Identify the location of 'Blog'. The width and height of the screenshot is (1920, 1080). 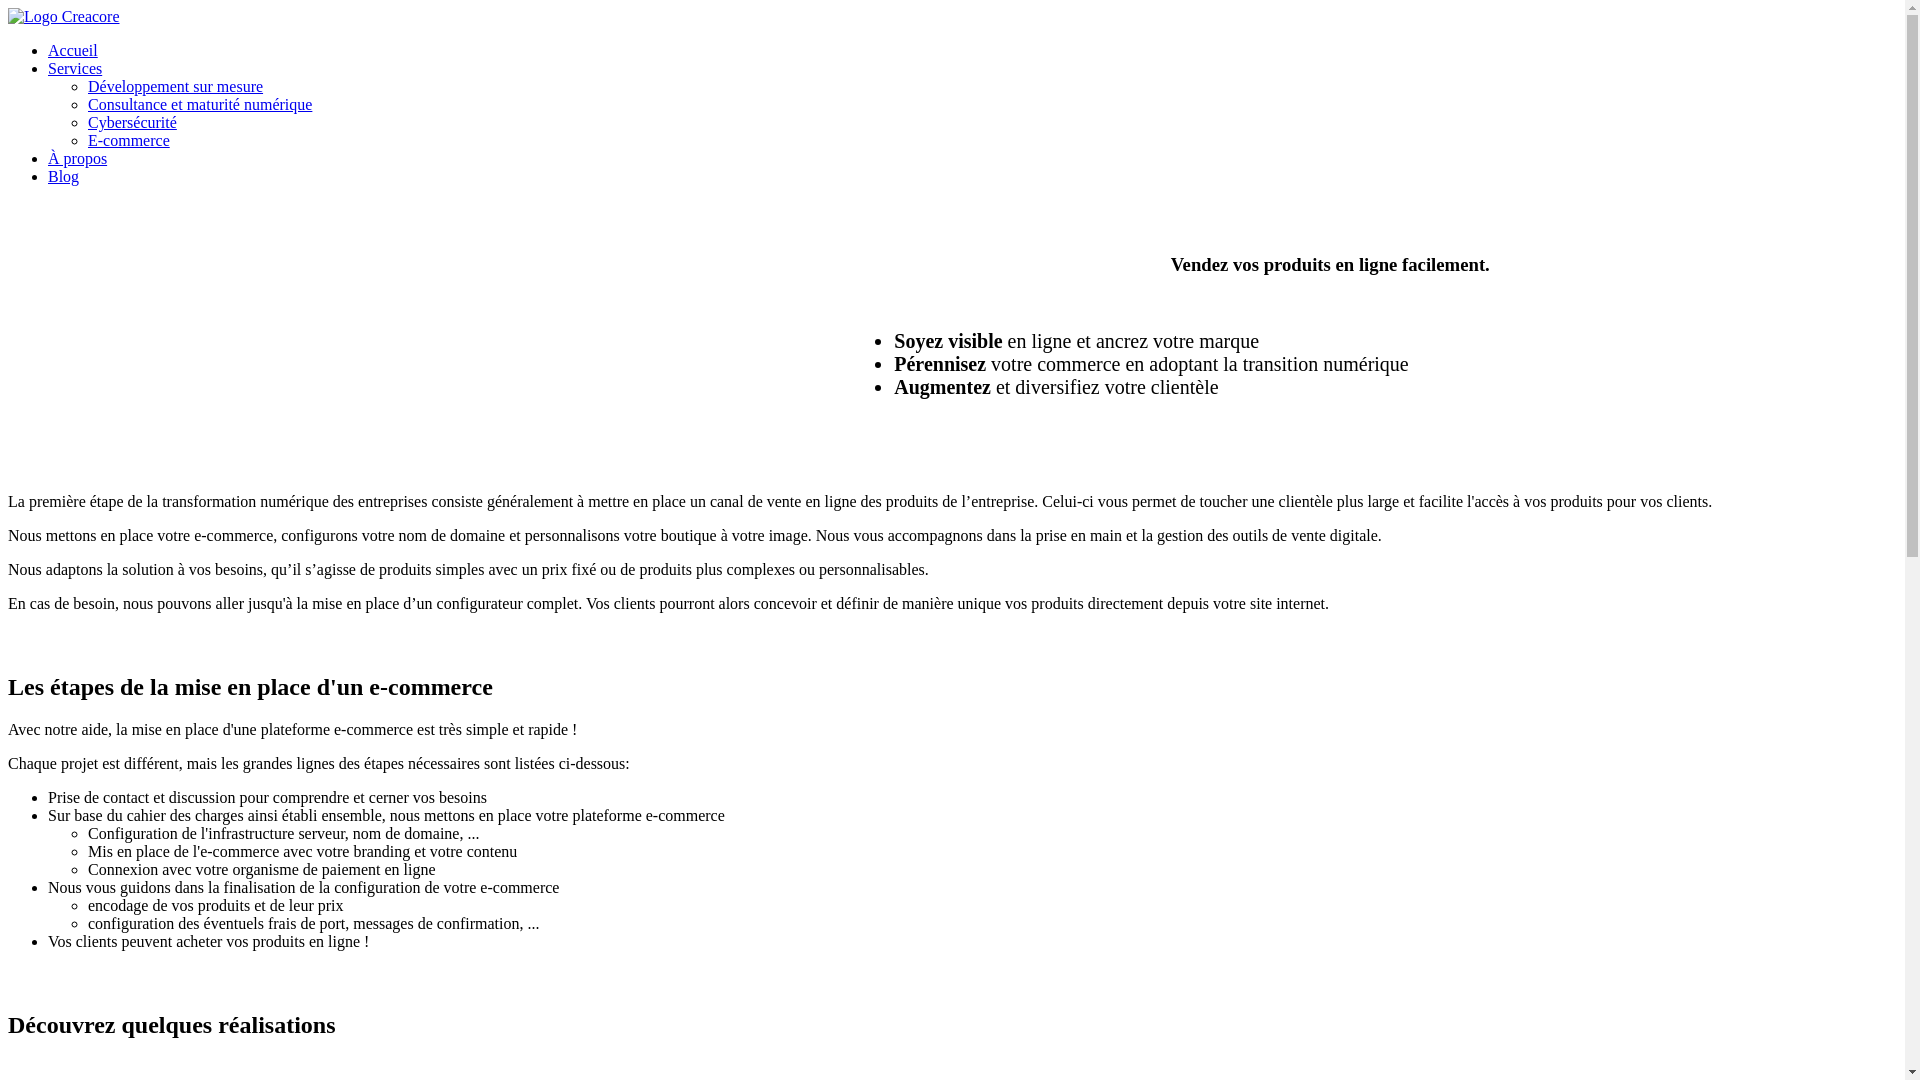
(63, 175).